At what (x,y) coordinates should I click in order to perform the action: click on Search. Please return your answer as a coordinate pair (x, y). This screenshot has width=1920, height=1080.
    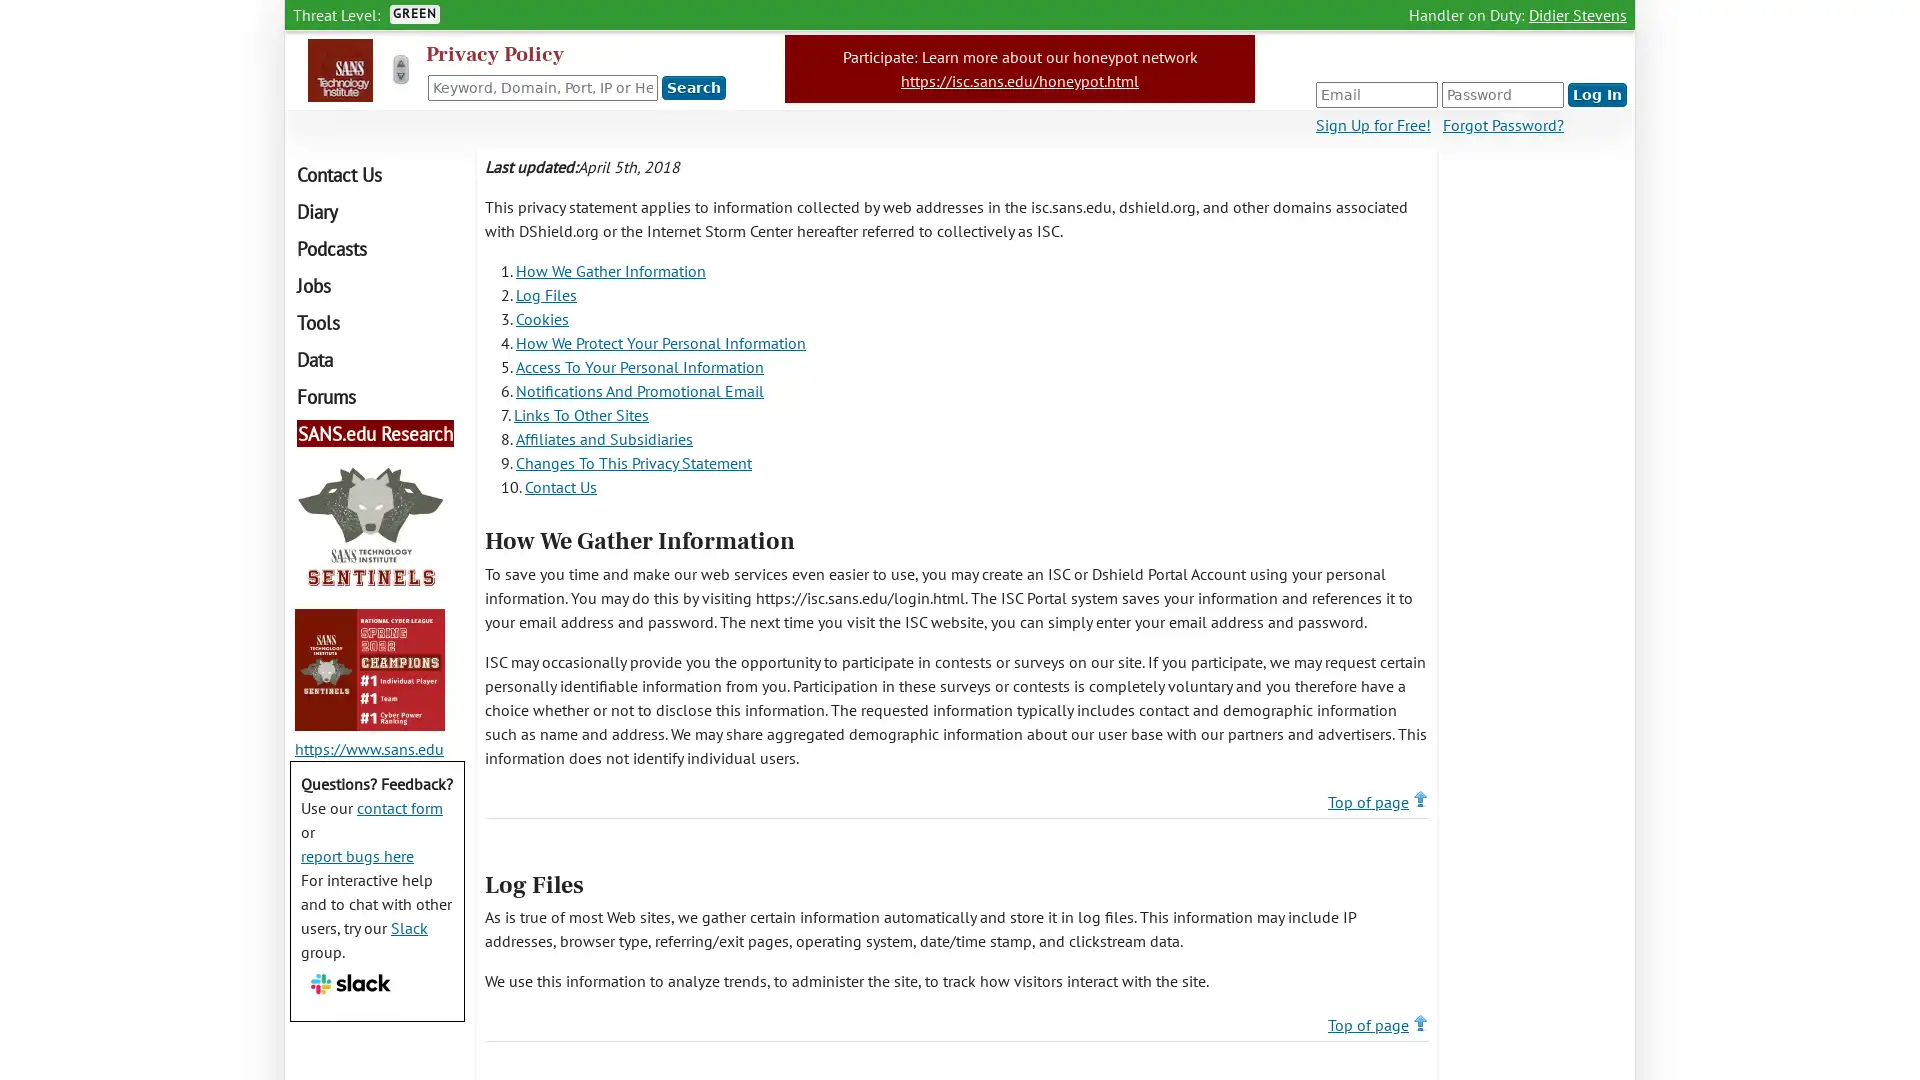
    Looking at the image, I should click on (694, 87).